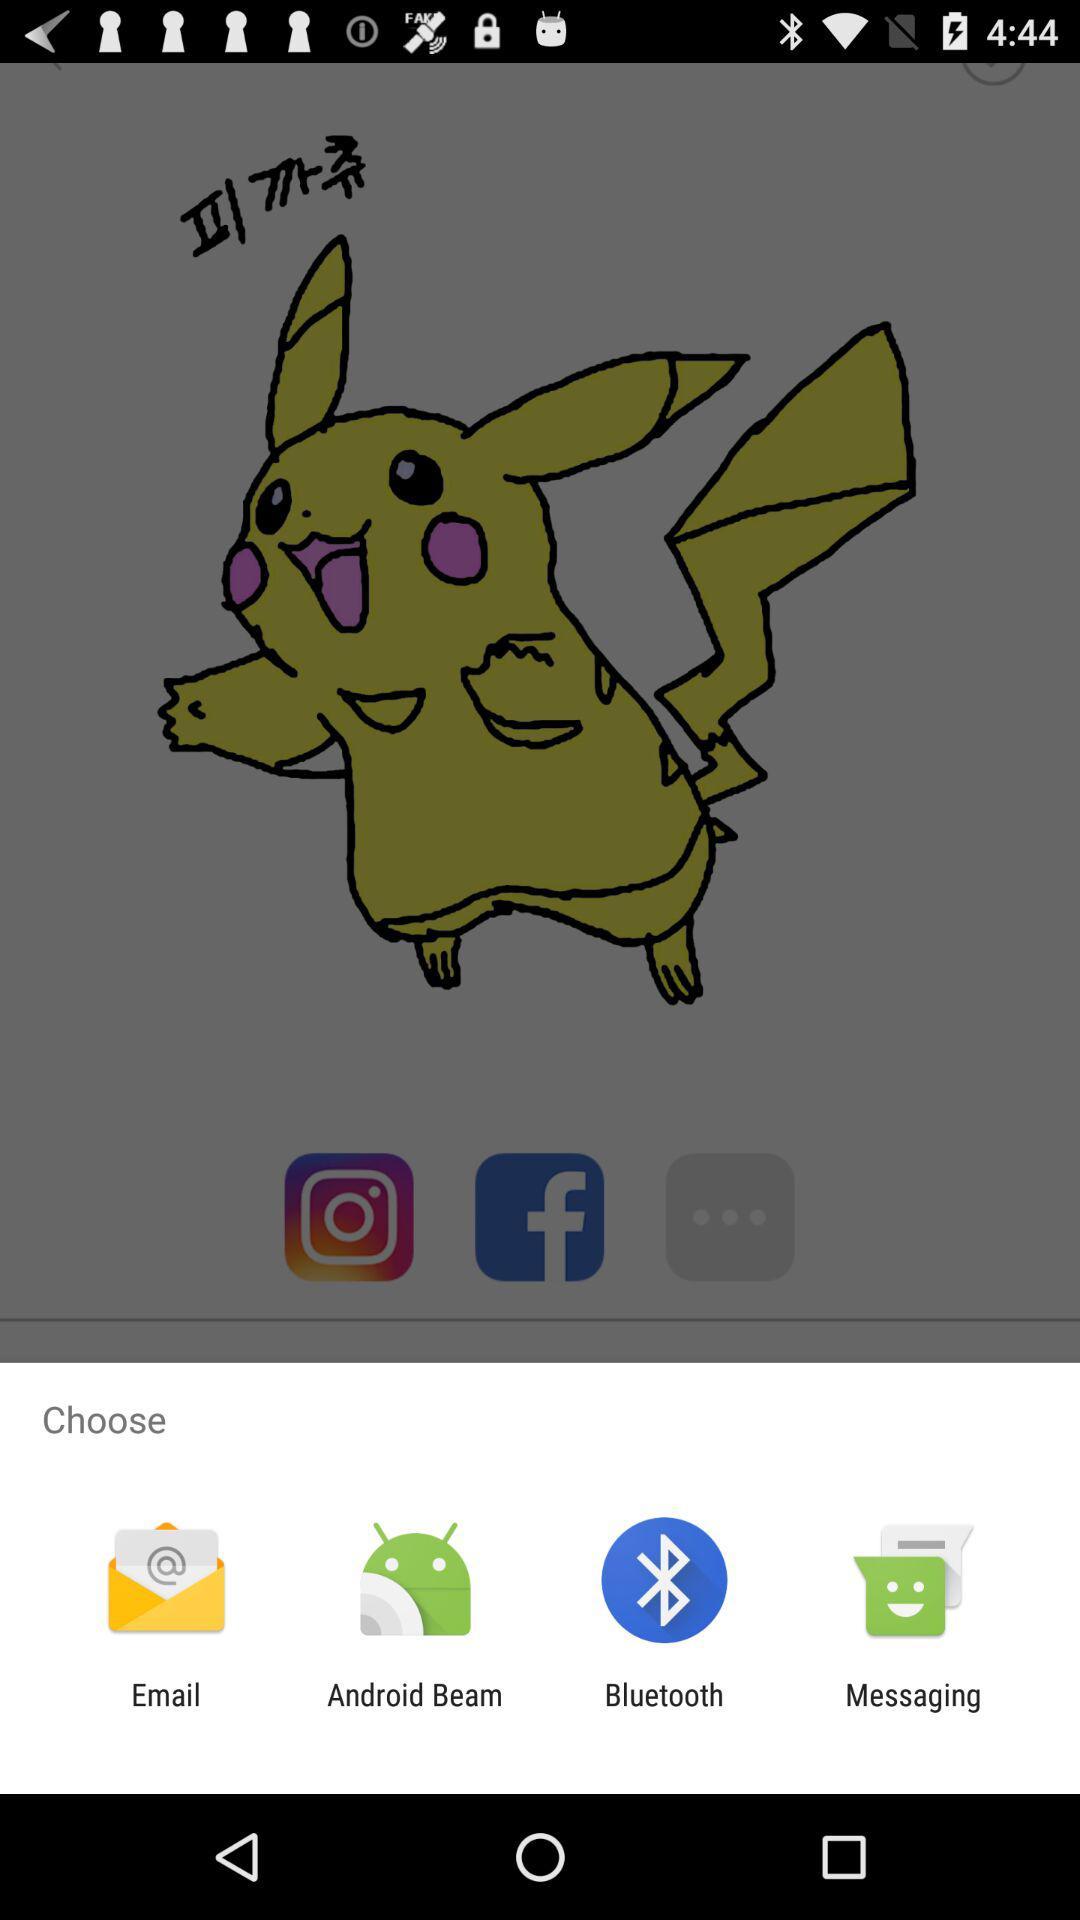  I want to click on messaging icon, so click(913, 1711).